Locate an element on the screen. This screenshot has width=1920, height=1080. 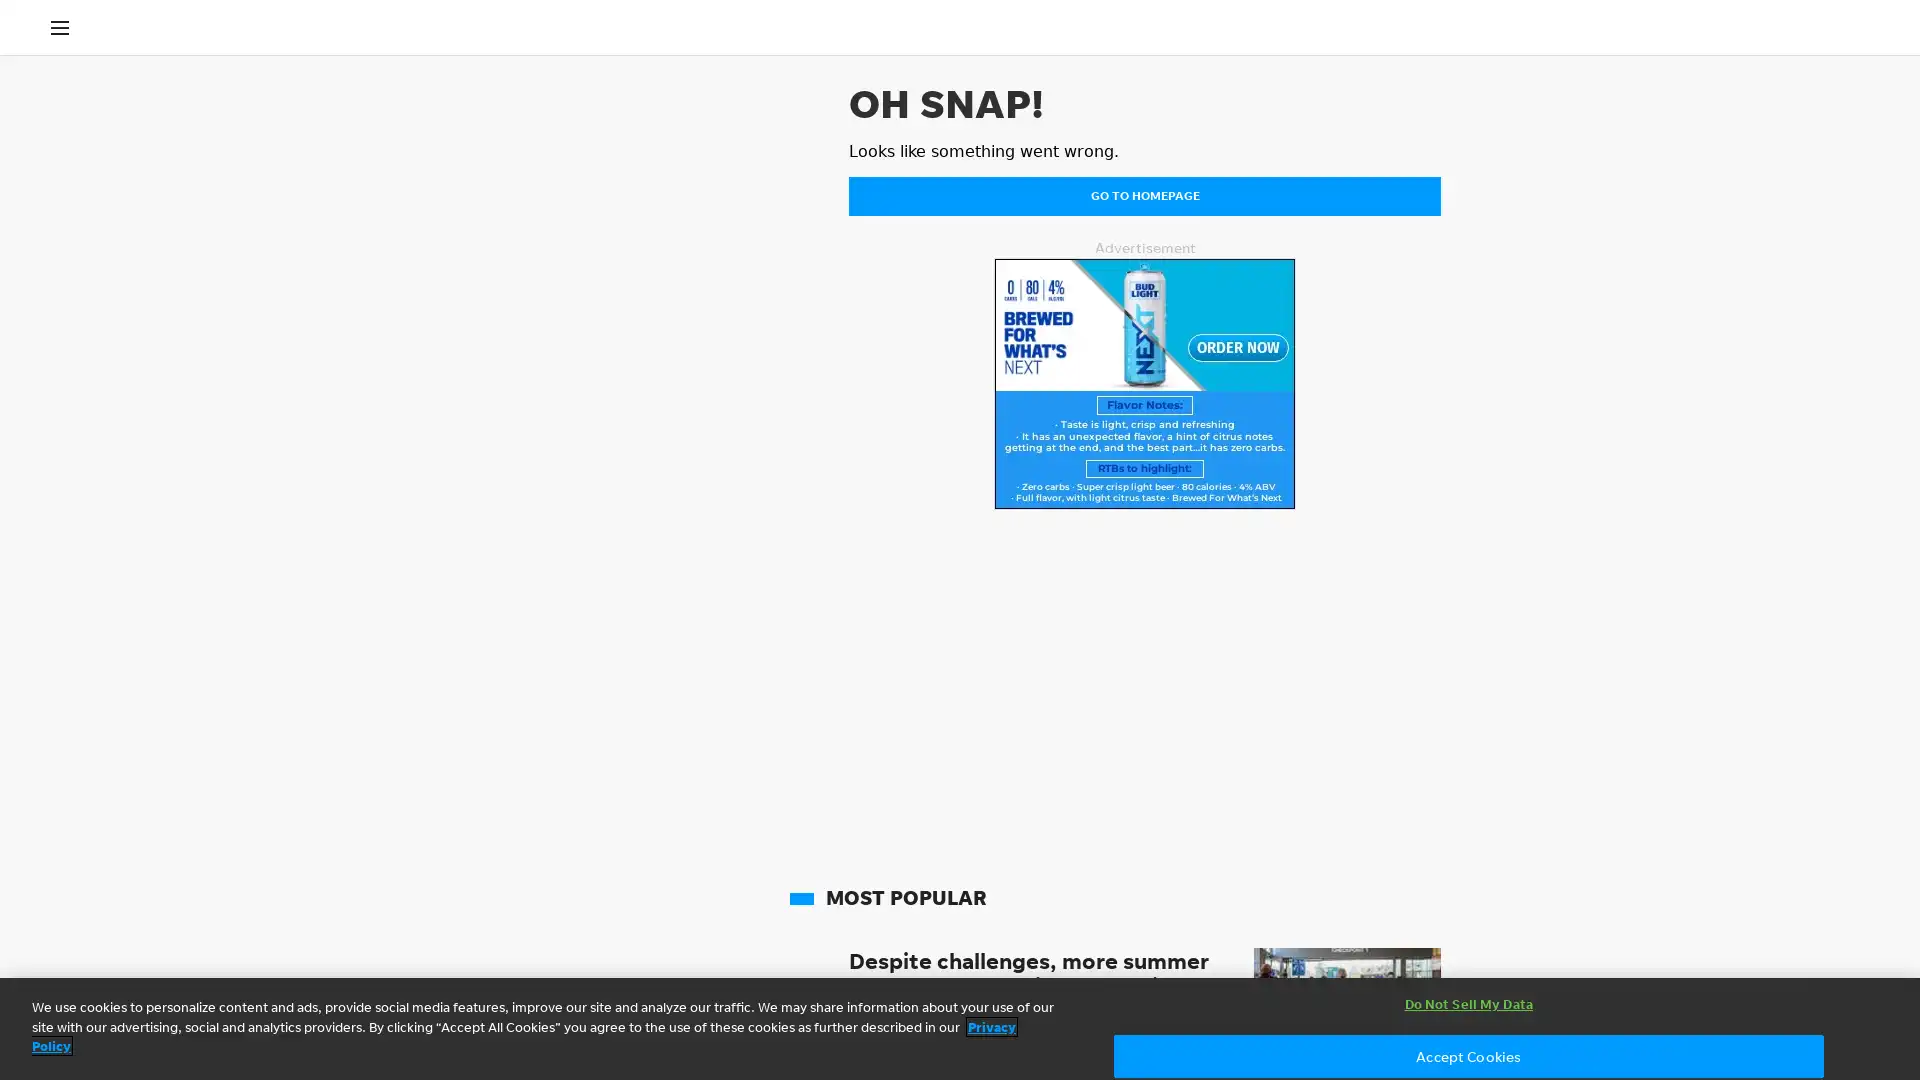
Accept Cookies is located at coordinates (1468, 1055).